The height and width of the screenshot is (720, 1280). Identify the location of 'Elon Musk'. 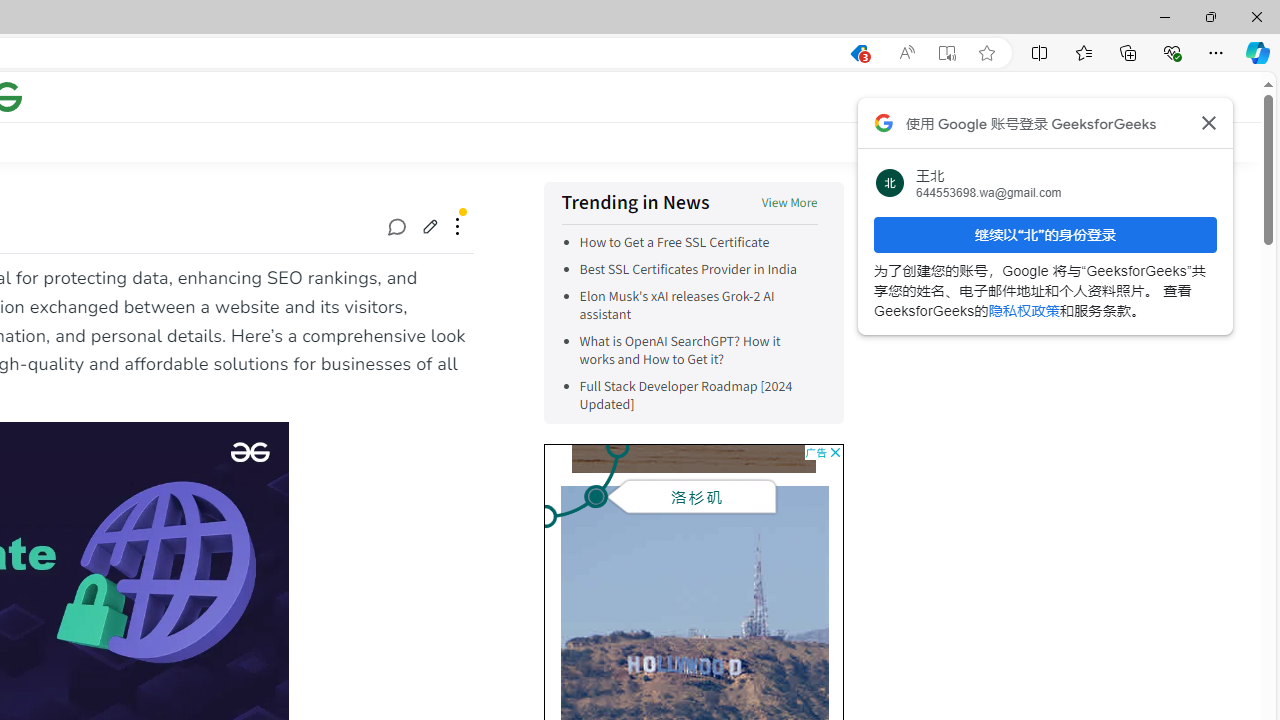
(676, 306).